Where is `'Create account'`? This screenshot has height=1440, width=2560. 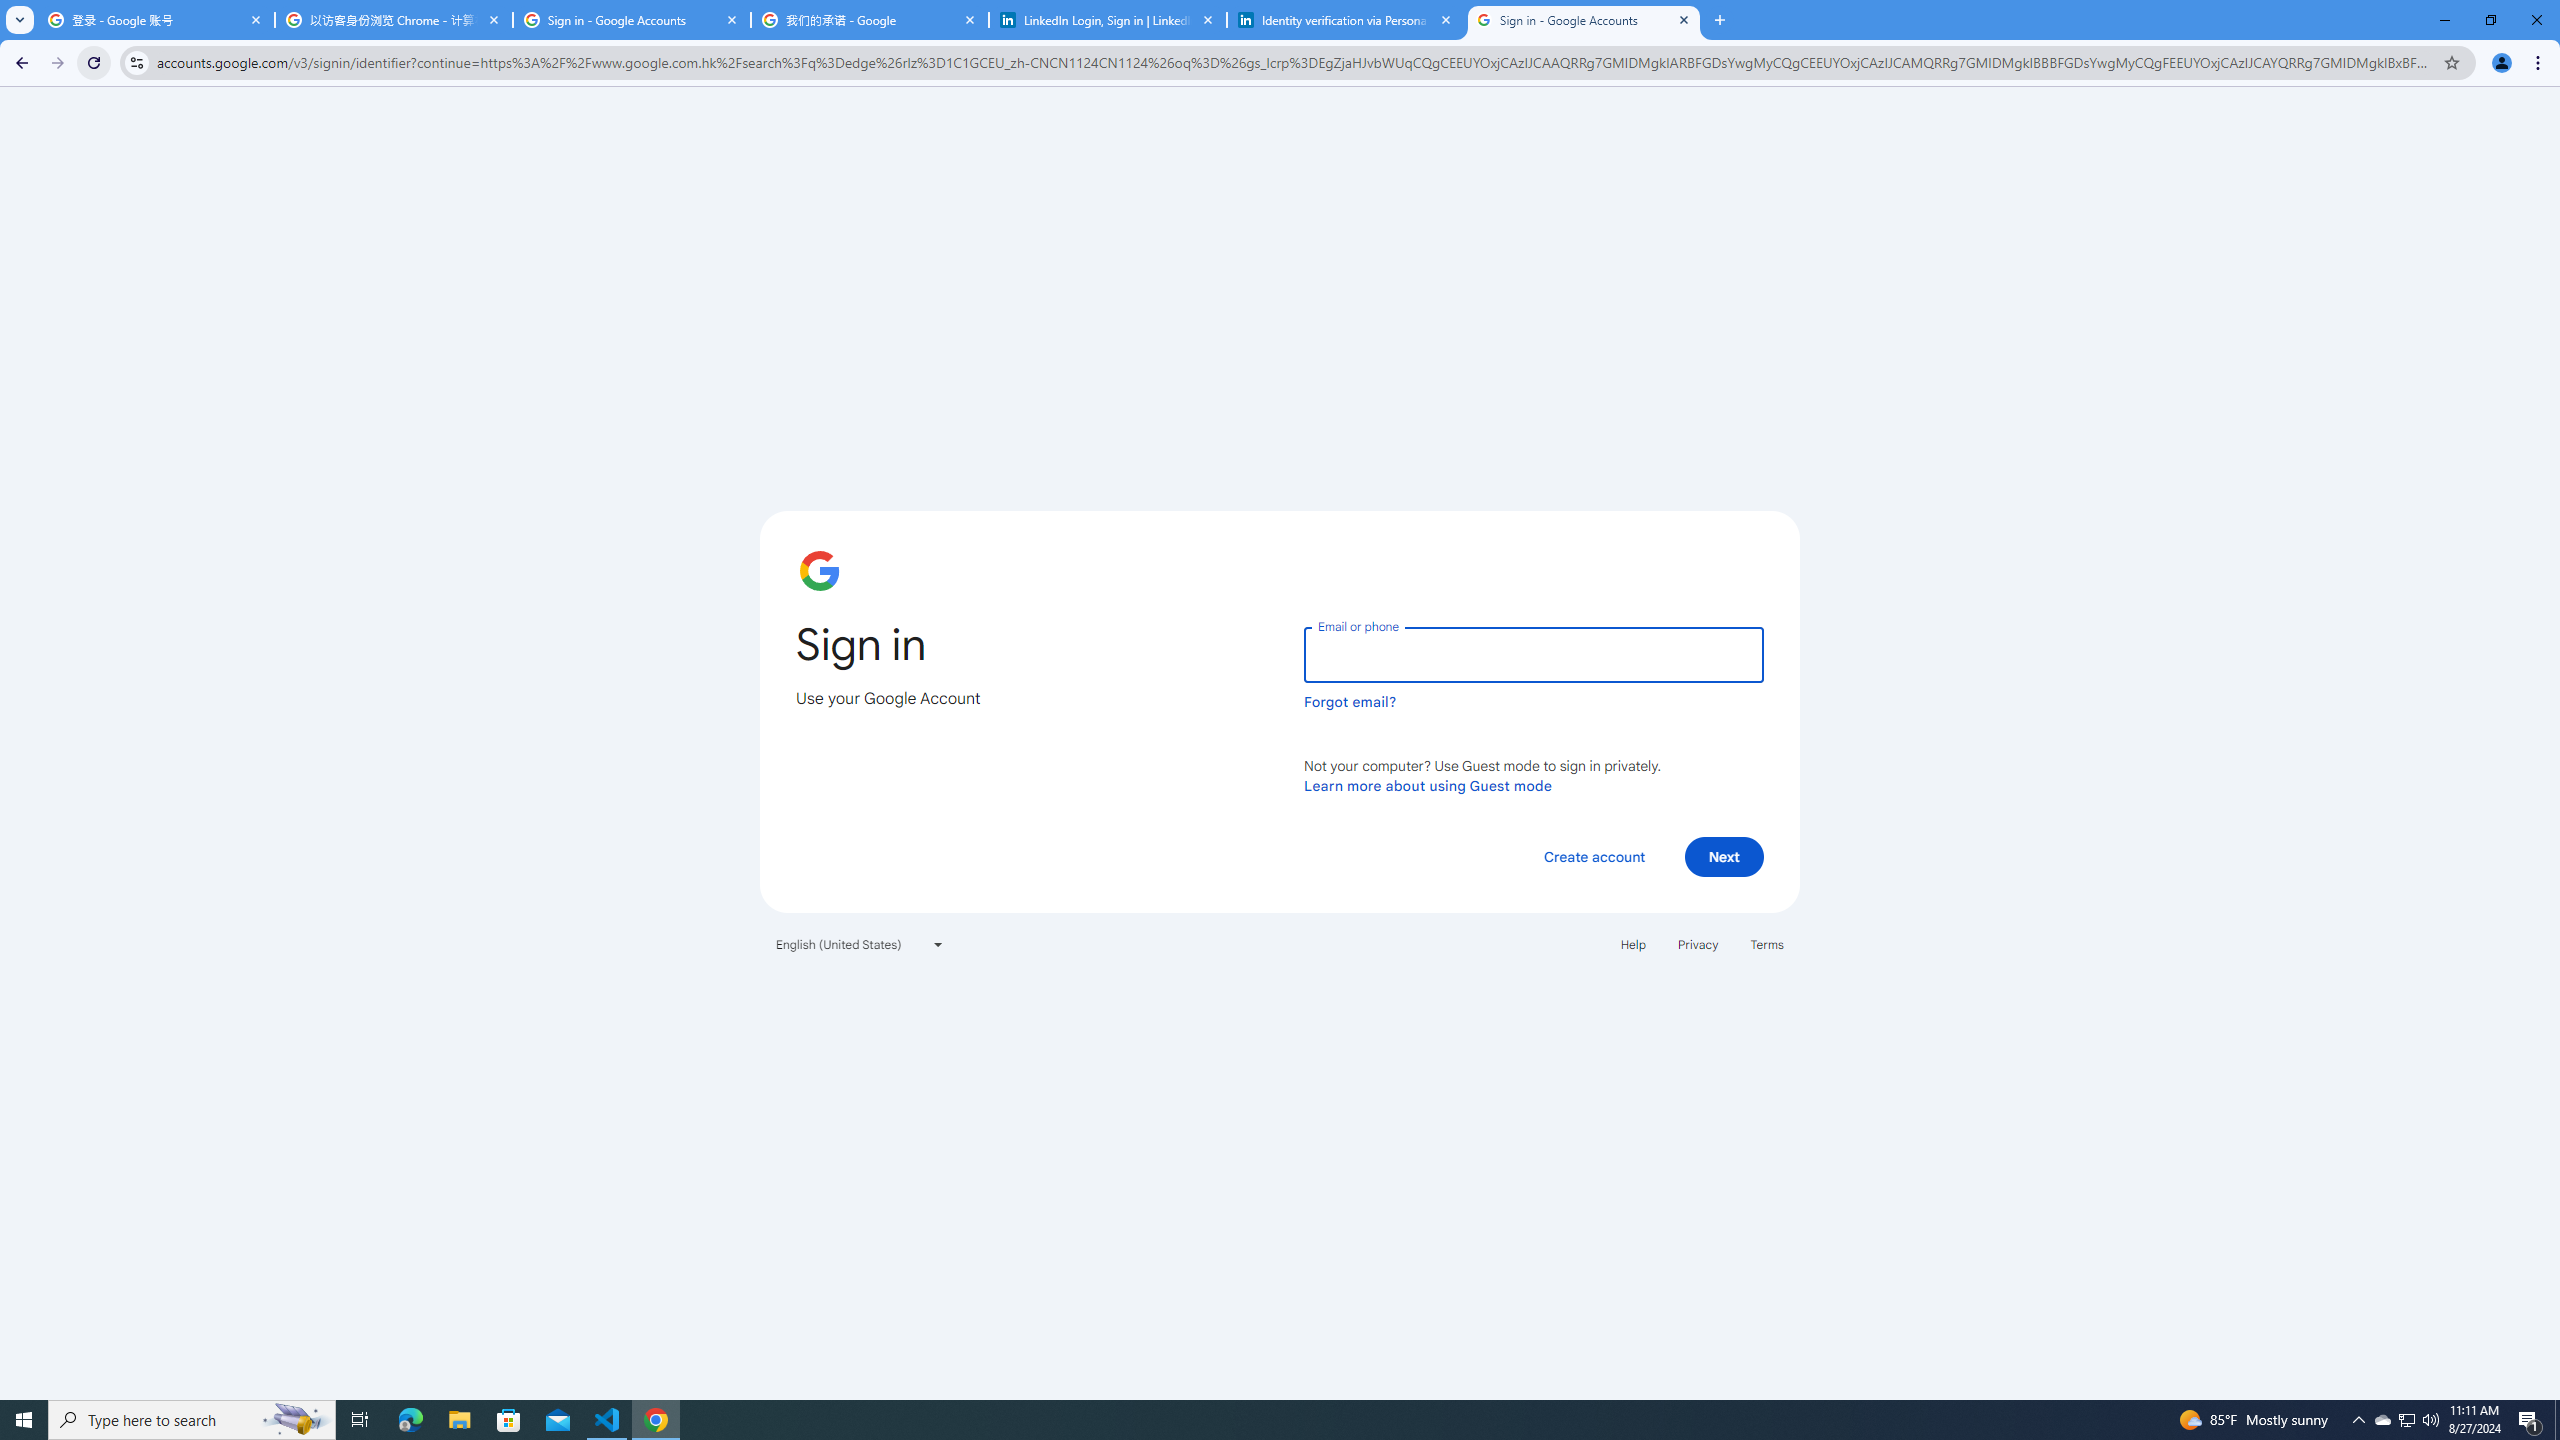 'Create account' is located at coordinates (1593, 855).